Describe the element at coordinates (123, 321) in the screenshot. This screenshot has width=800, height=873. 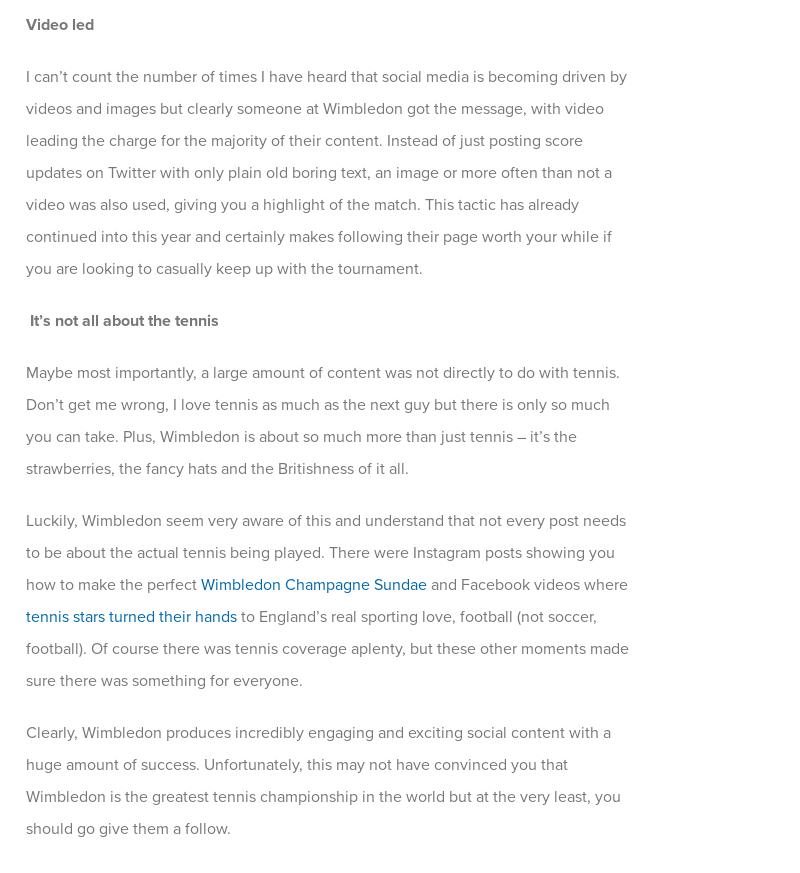
I see `'It’s not all about the tennis'` at that location.